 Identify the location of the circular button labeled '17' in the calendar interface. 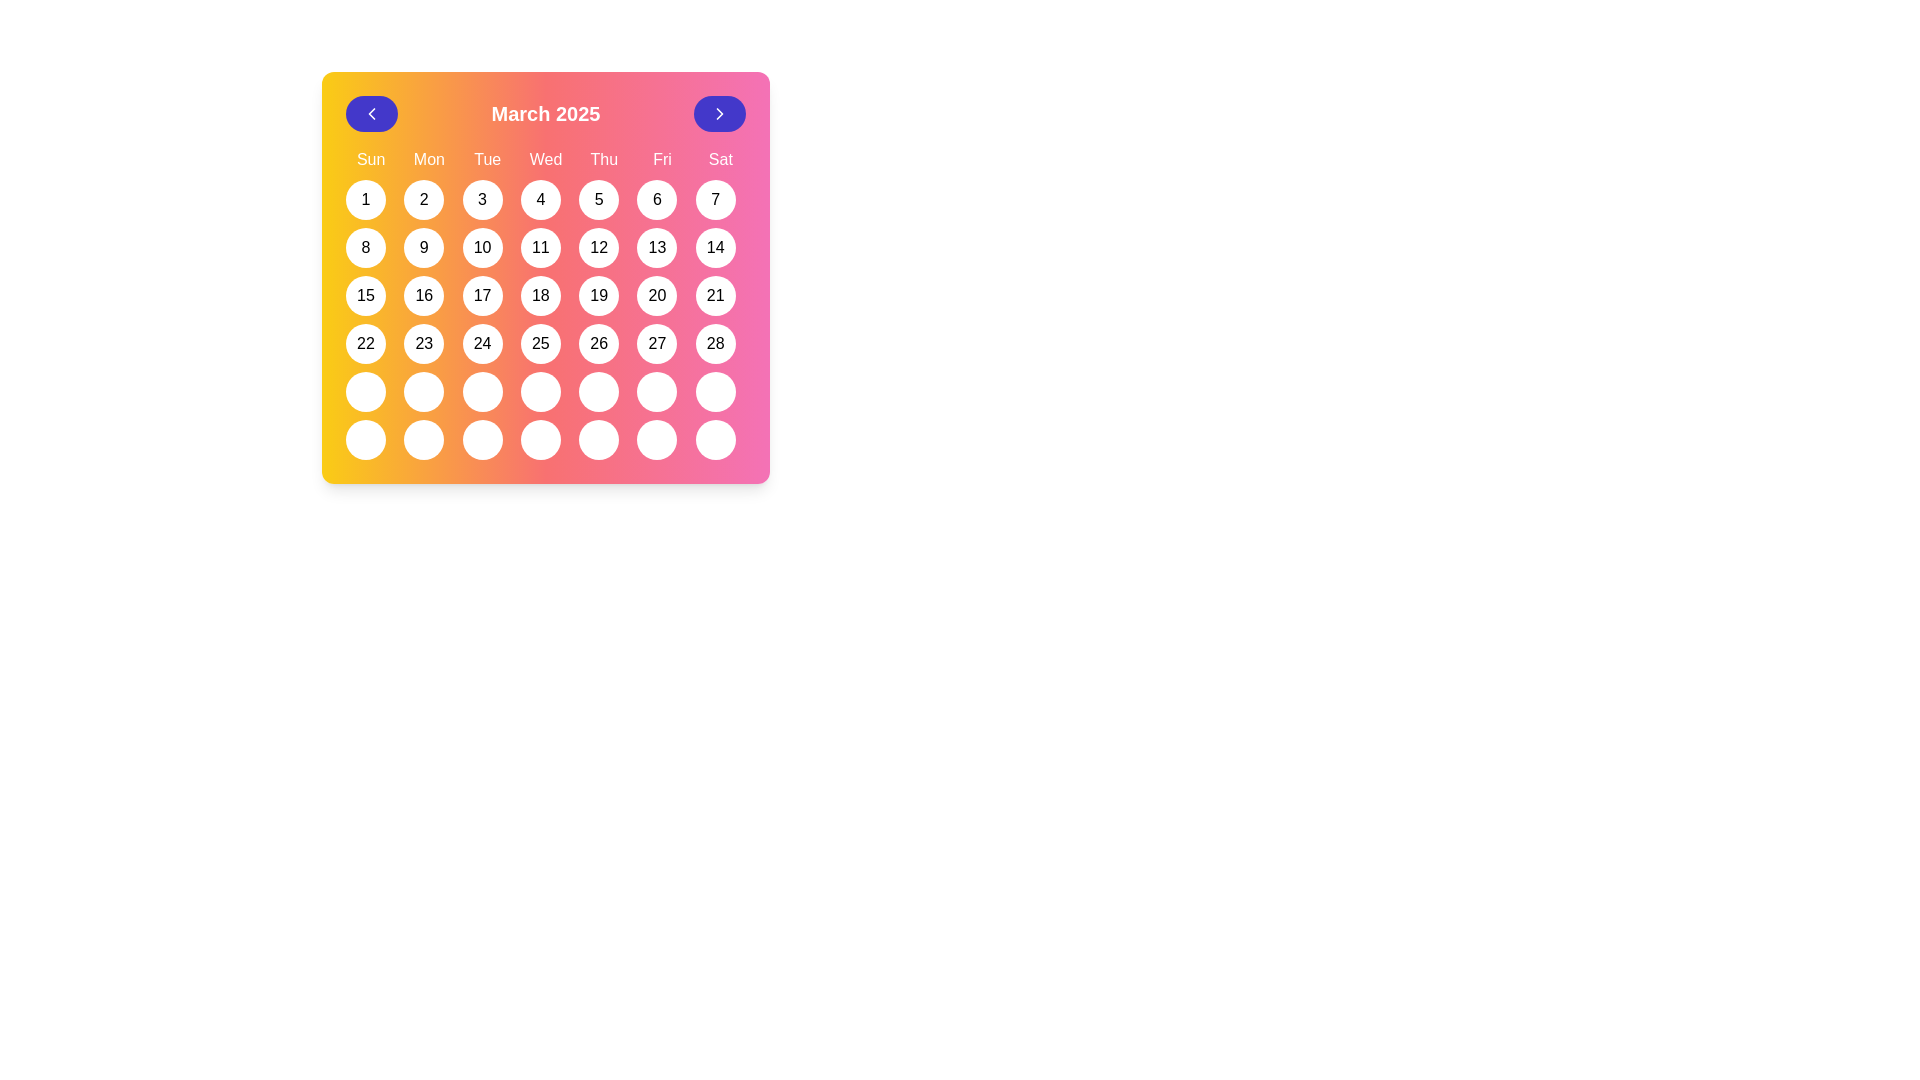
(482, 296).